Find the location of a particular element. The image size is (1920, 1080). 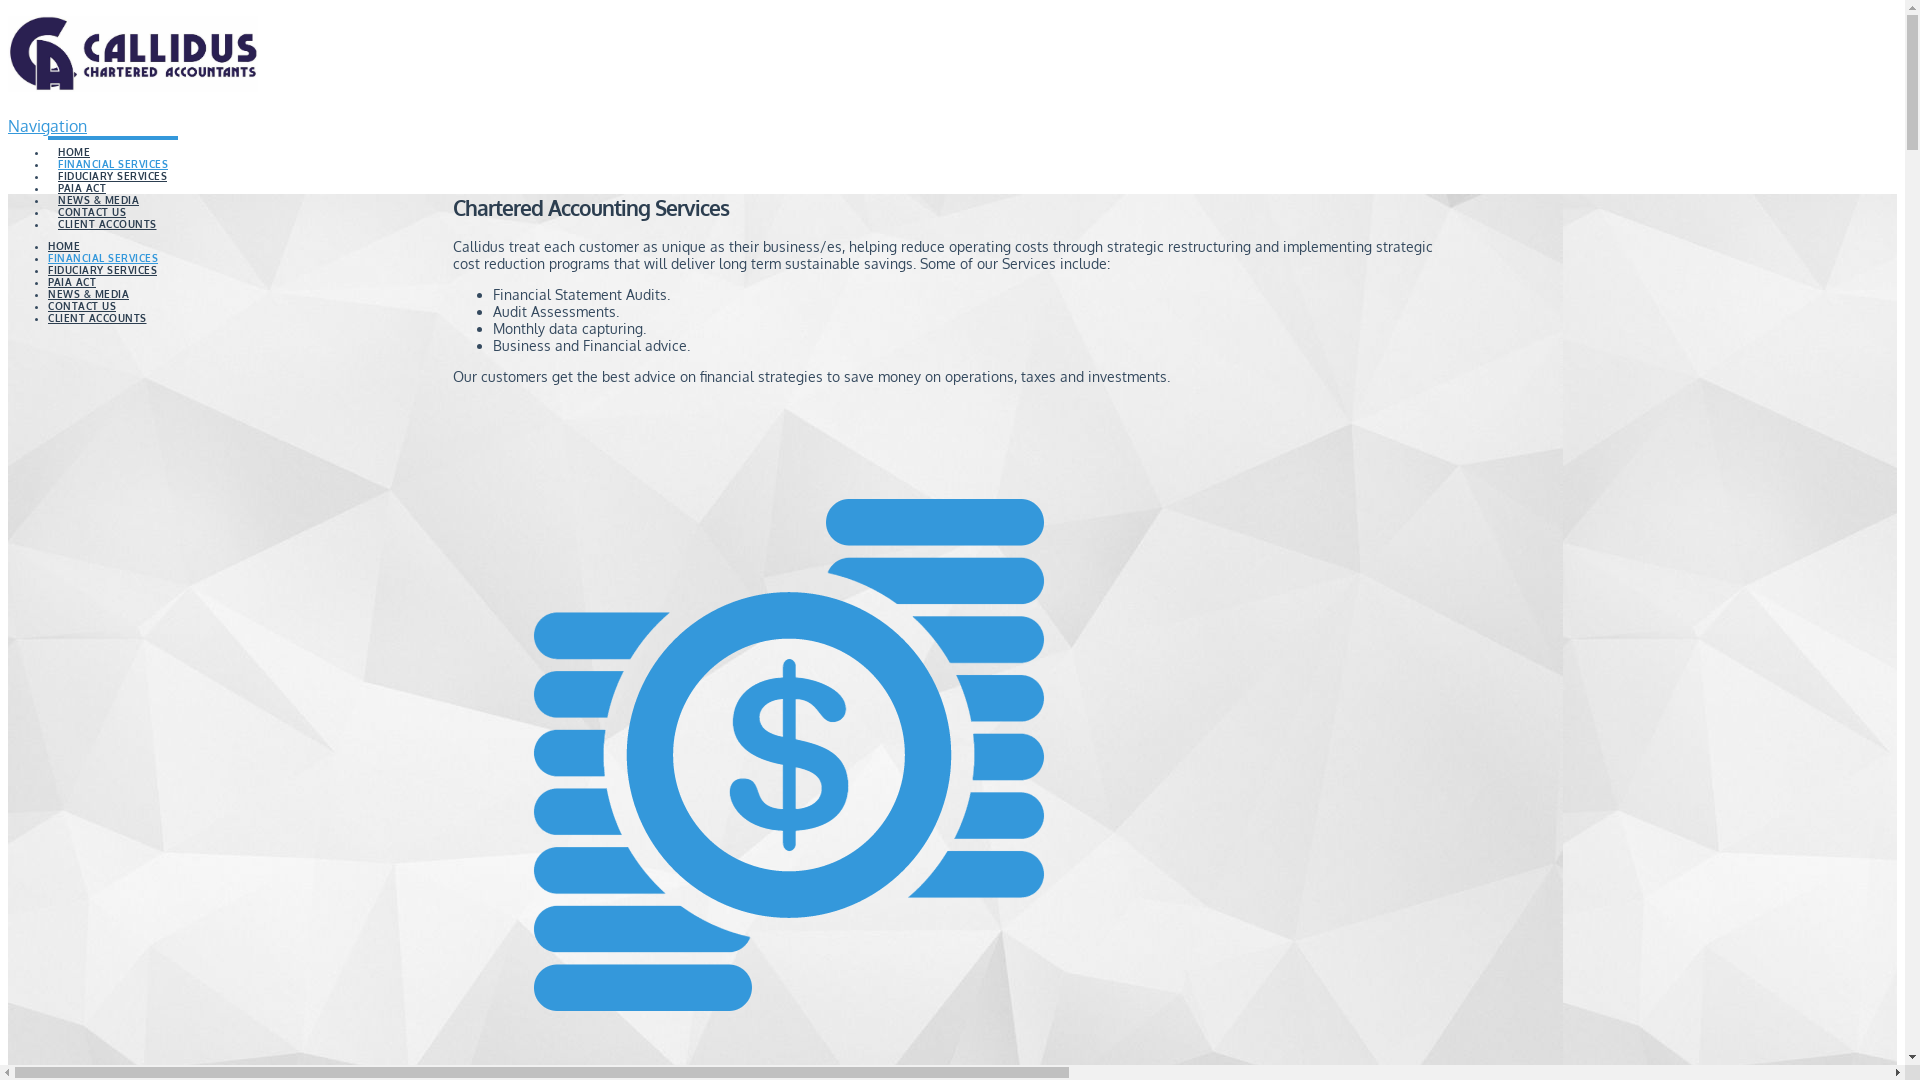

'FIDUCIARY SERVICES' is located at coordinates (111, 164).